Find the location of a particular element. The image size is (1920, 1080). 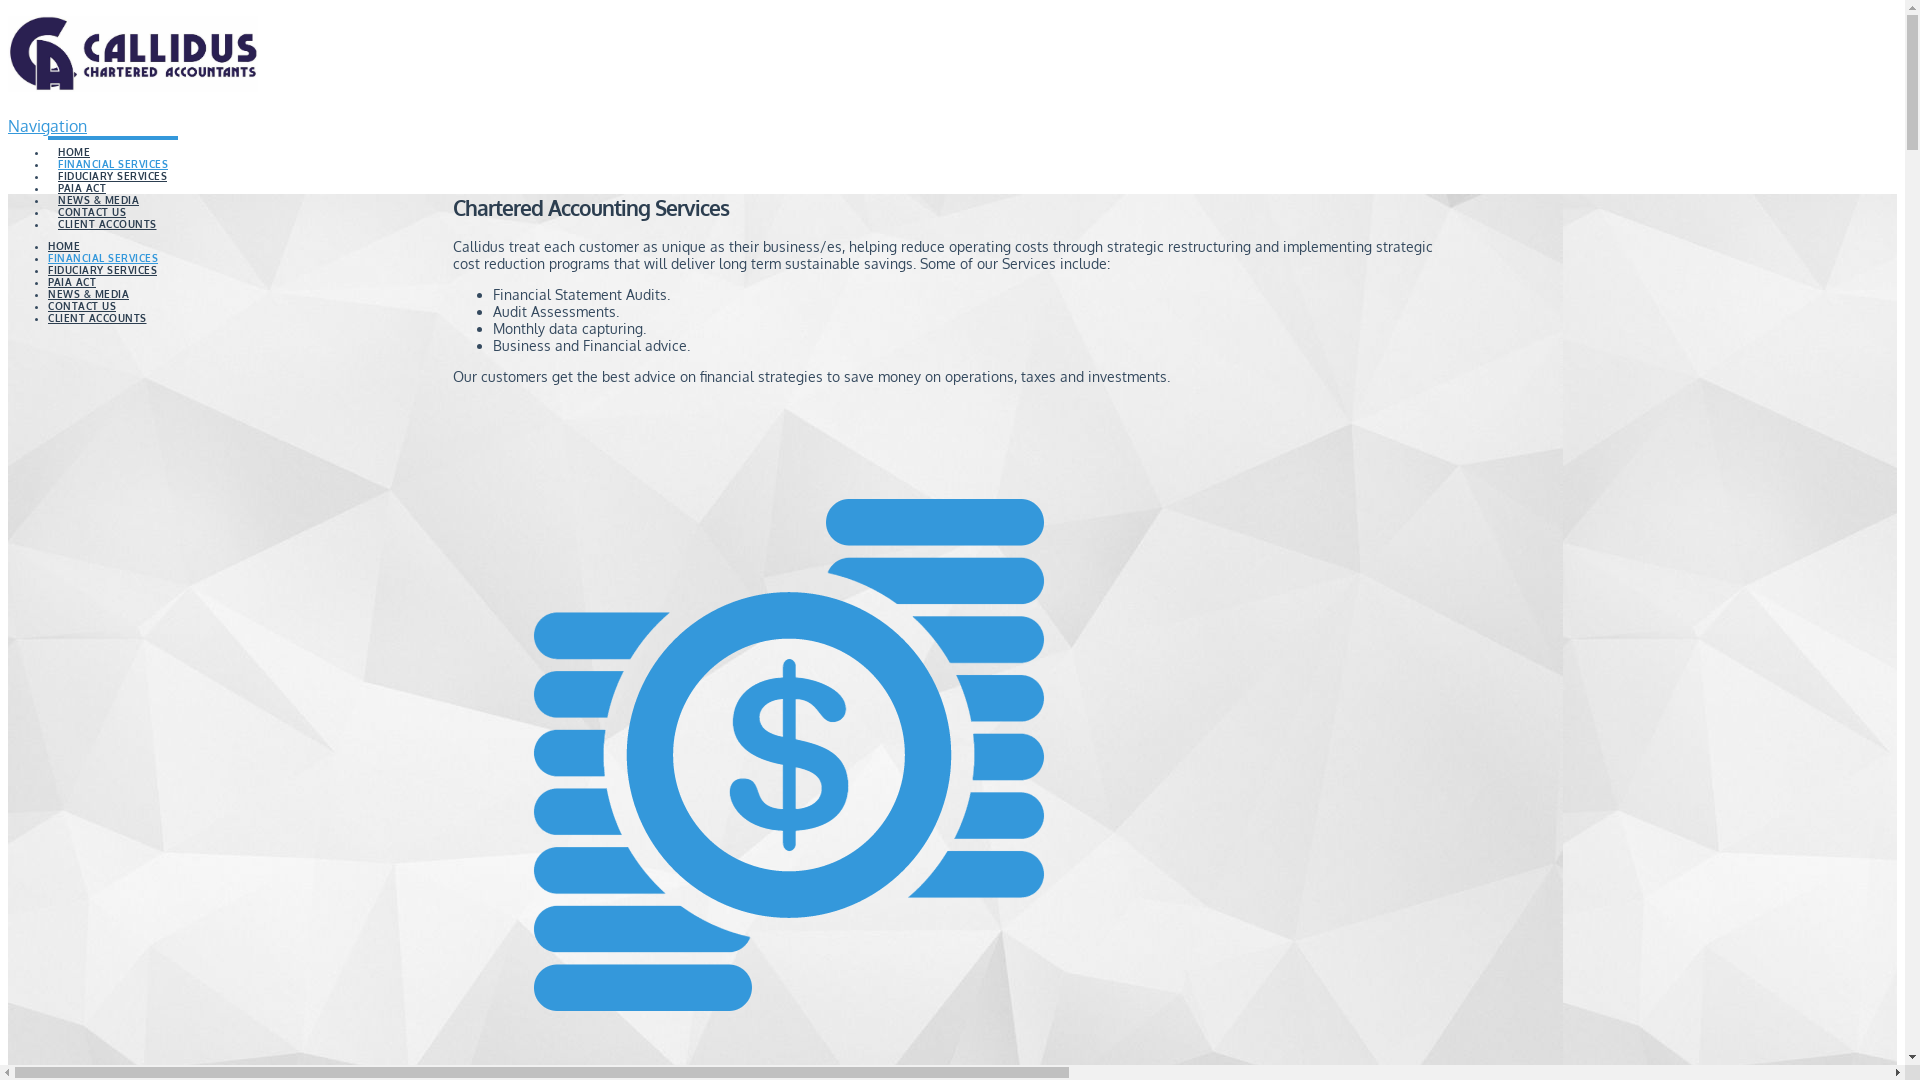

'FIDUCIARY SERVICES' is located at coordinates (111, 164).